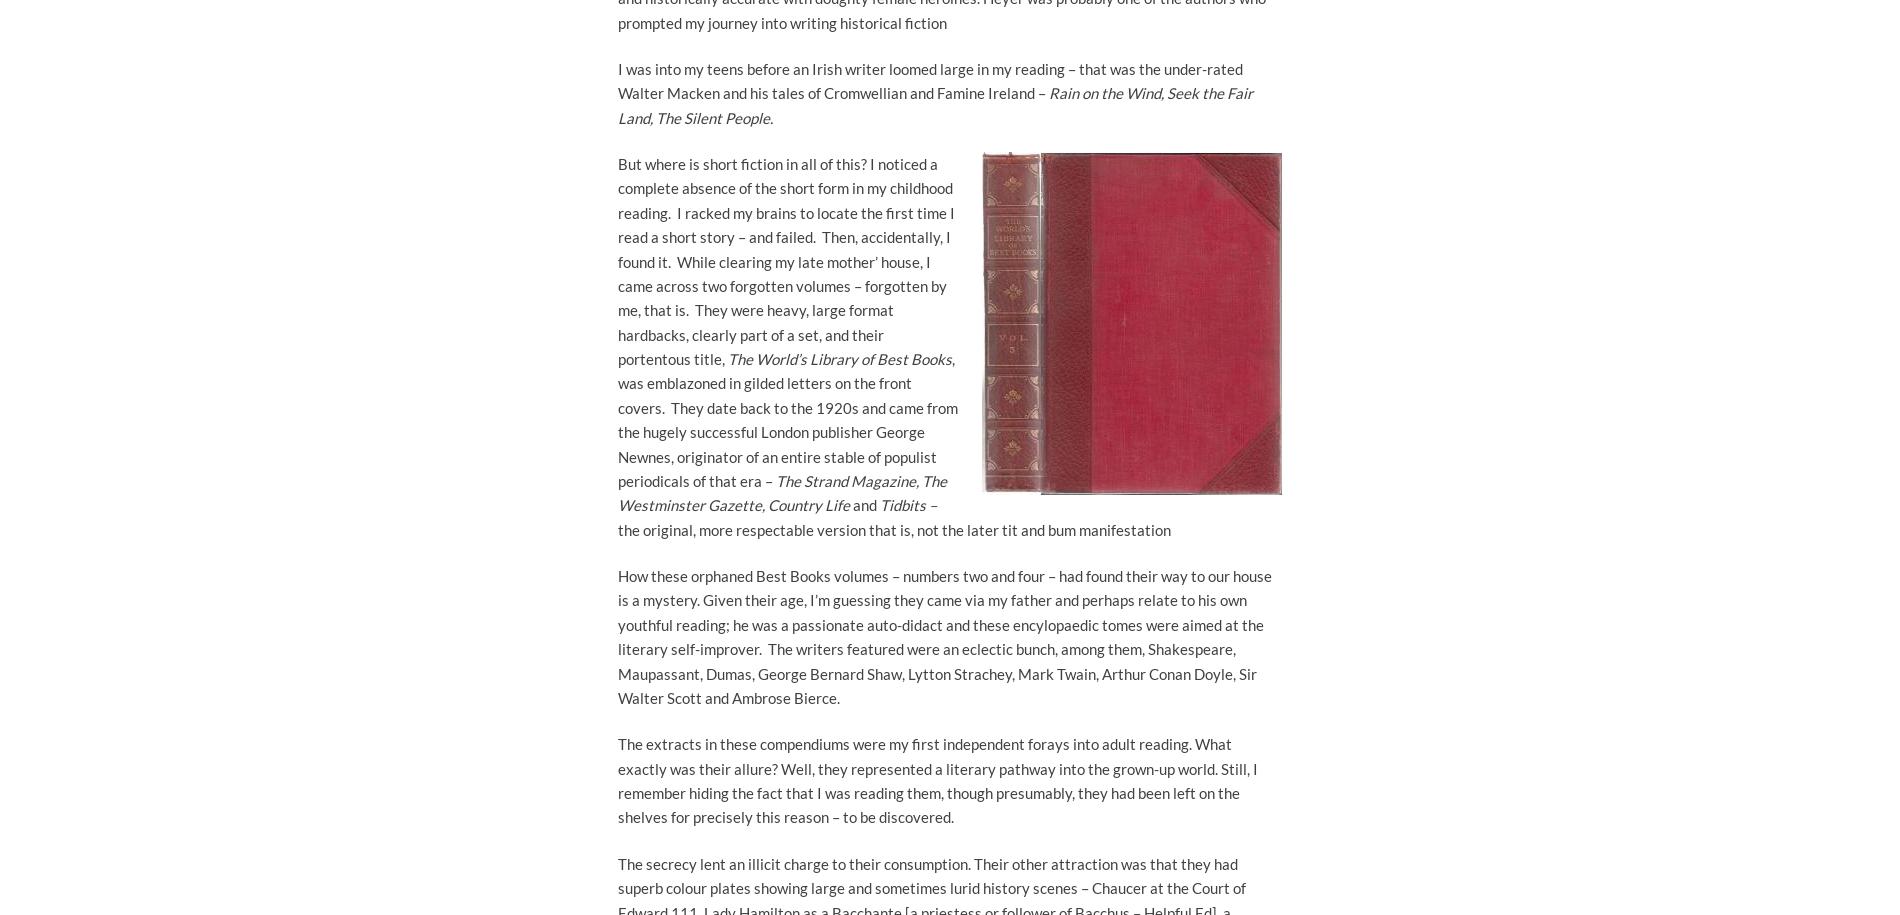  What do you see at coordinates (785, 260) in the screenshot?
I see `'But where is short fiction in all of this? I noticed a complete absence of the short form in my childhood reading.  I racked my brains to locate the first time I read a short story – and failed.  Then, accidentally, I found it.  While clearing my late mother’ house, I came across two forgotten volumes – forgotten by me, that is.  They were heavy, large format hardbacks, clearly part of a set, and their portentous title,'` at bounding box center [785, 260].